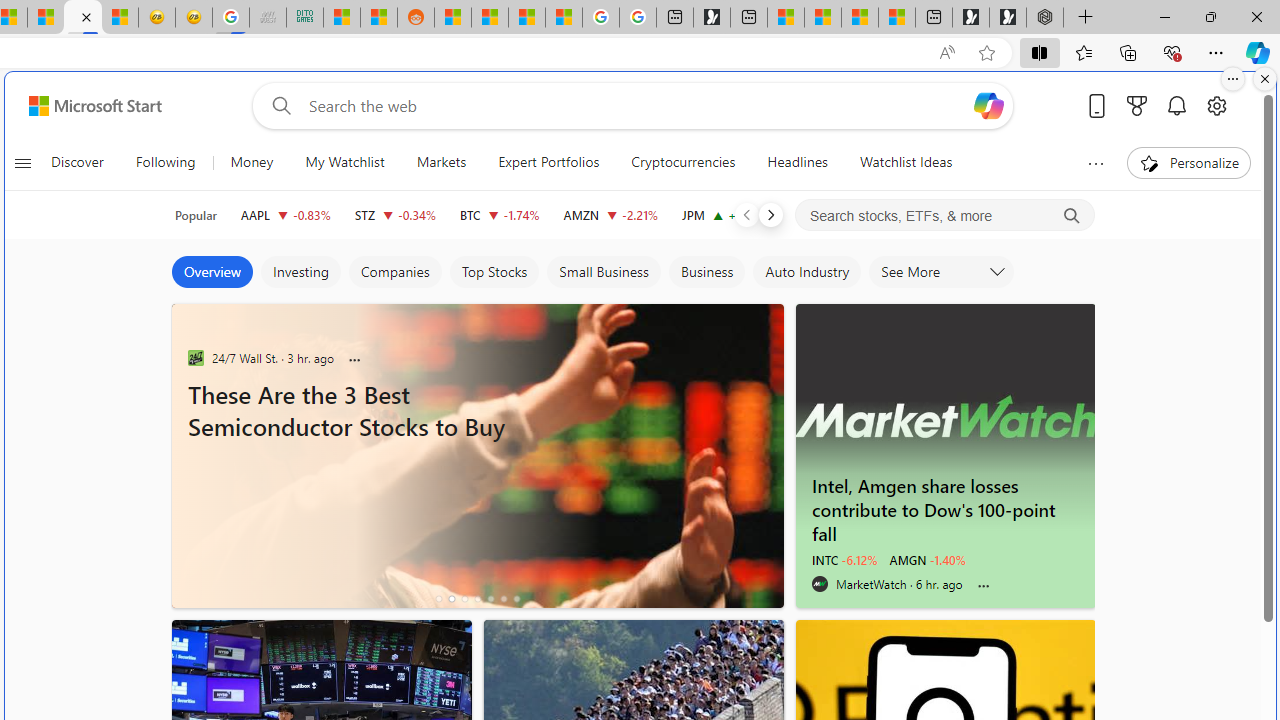 Image resolution: width=1280 pixels, height=720 pixels. Describe the element at coordinates (609, 214) in the screenshot. I see `'AMZN AMAZON.COM, INC. decrease 176.13 -3.98 -2.21%'` at that location.